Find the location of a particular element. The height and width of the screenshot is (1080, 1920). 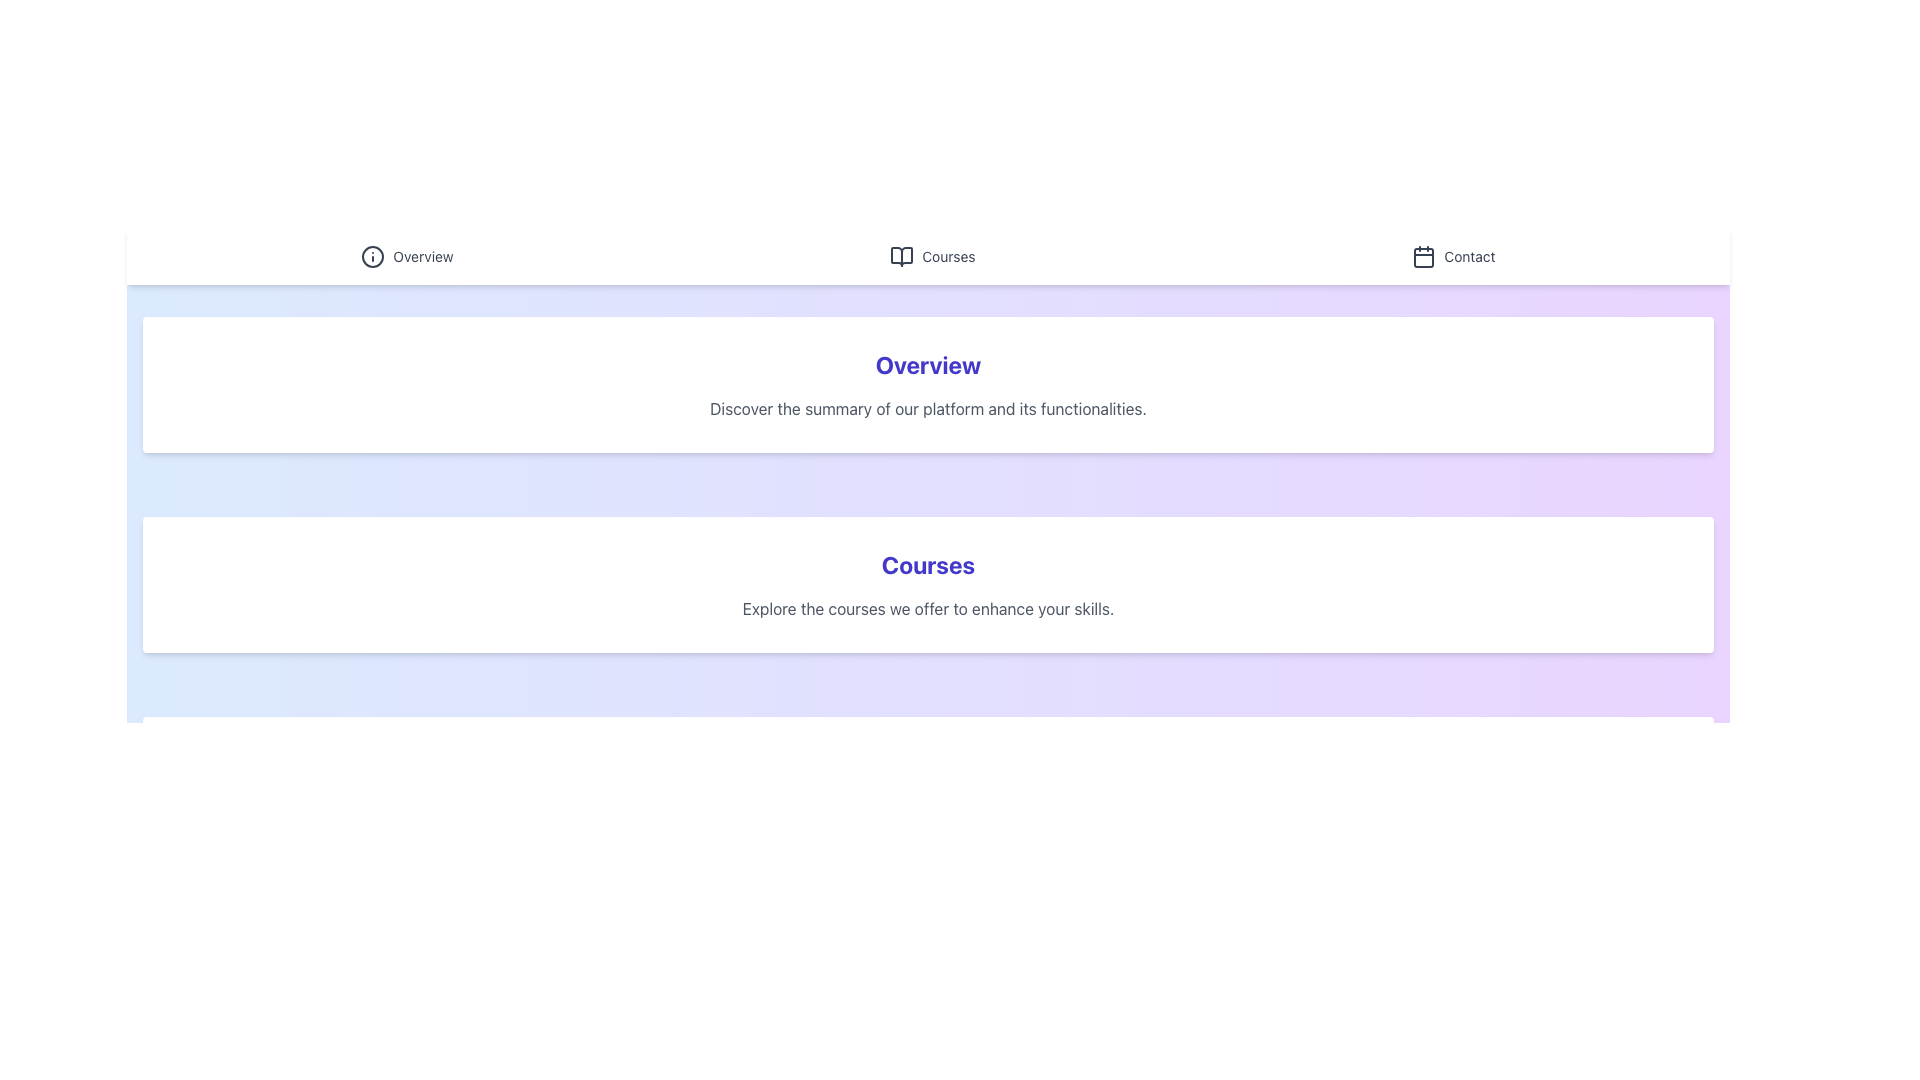

the 'Courses' link in the sticky top navigation bar is located at coordinates (931, 256).